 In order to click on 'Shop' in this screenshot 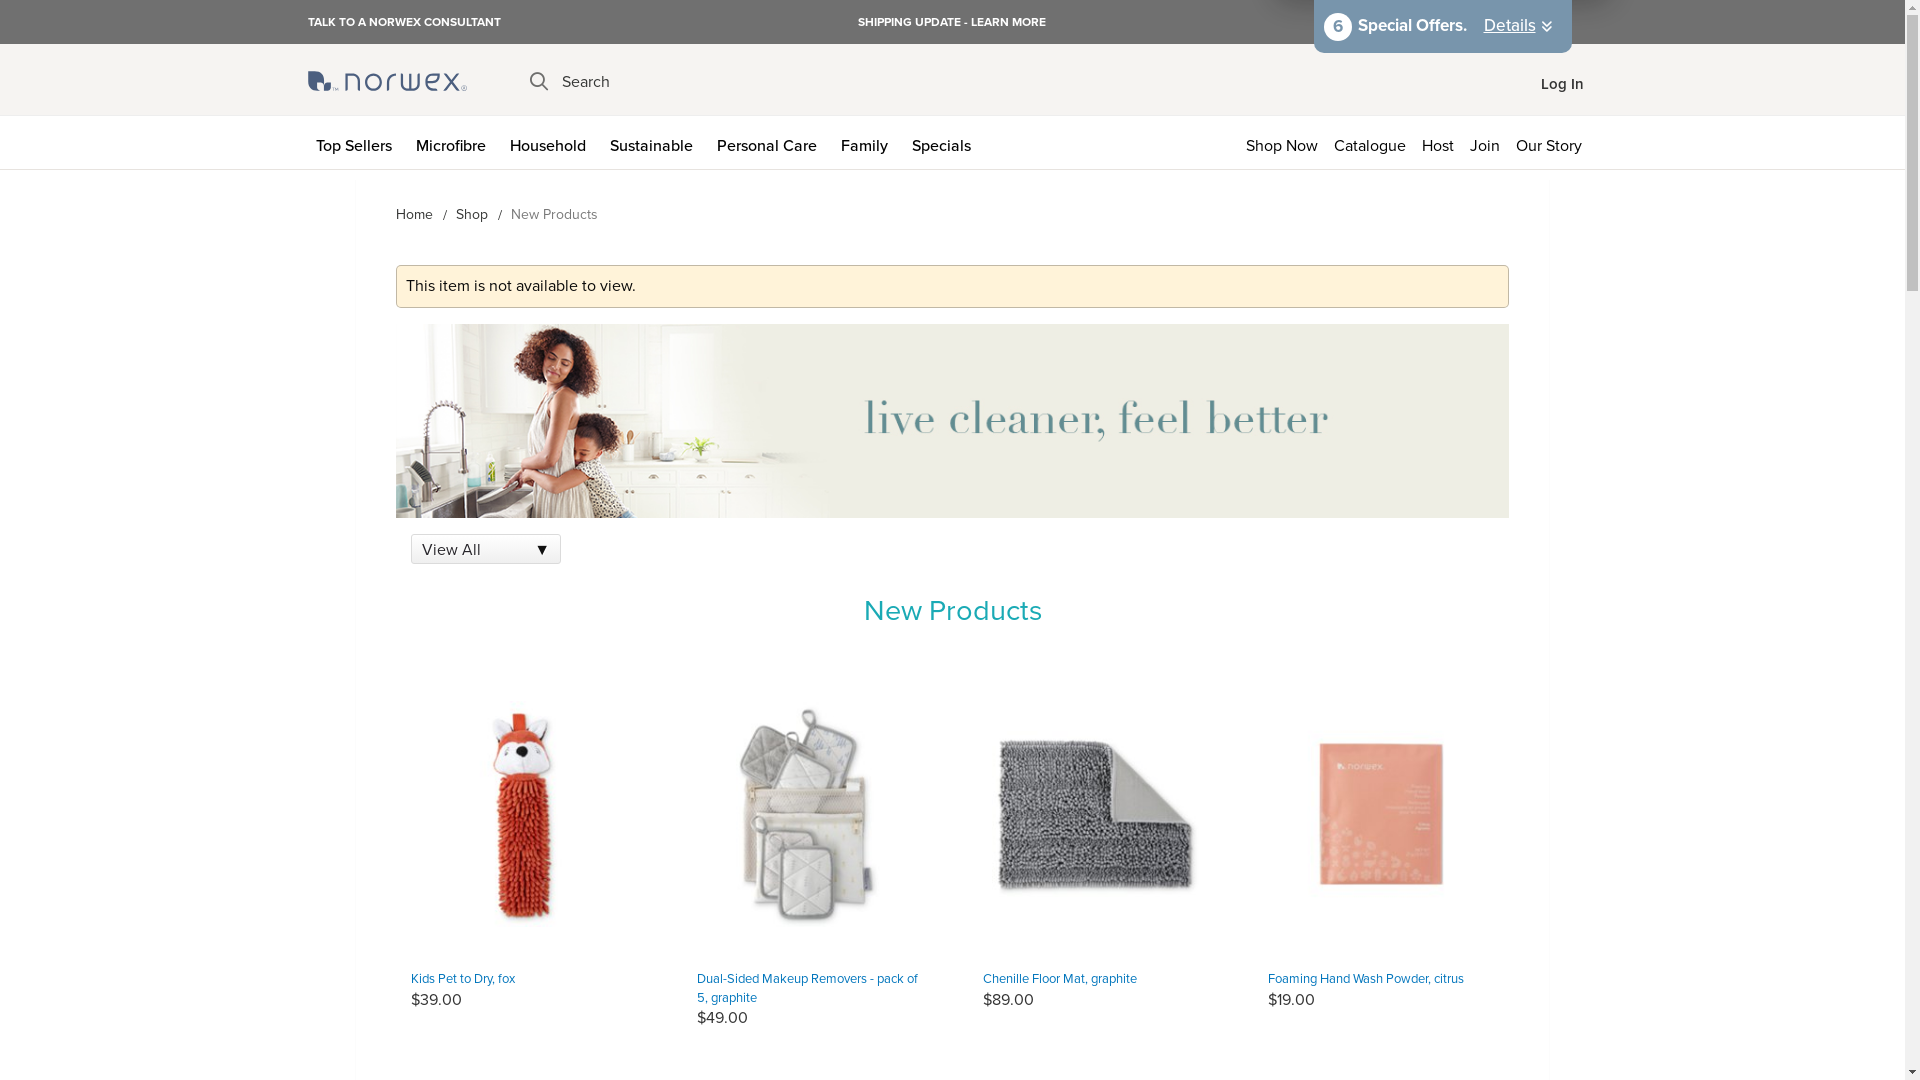, I will do `click(470, 214)`.